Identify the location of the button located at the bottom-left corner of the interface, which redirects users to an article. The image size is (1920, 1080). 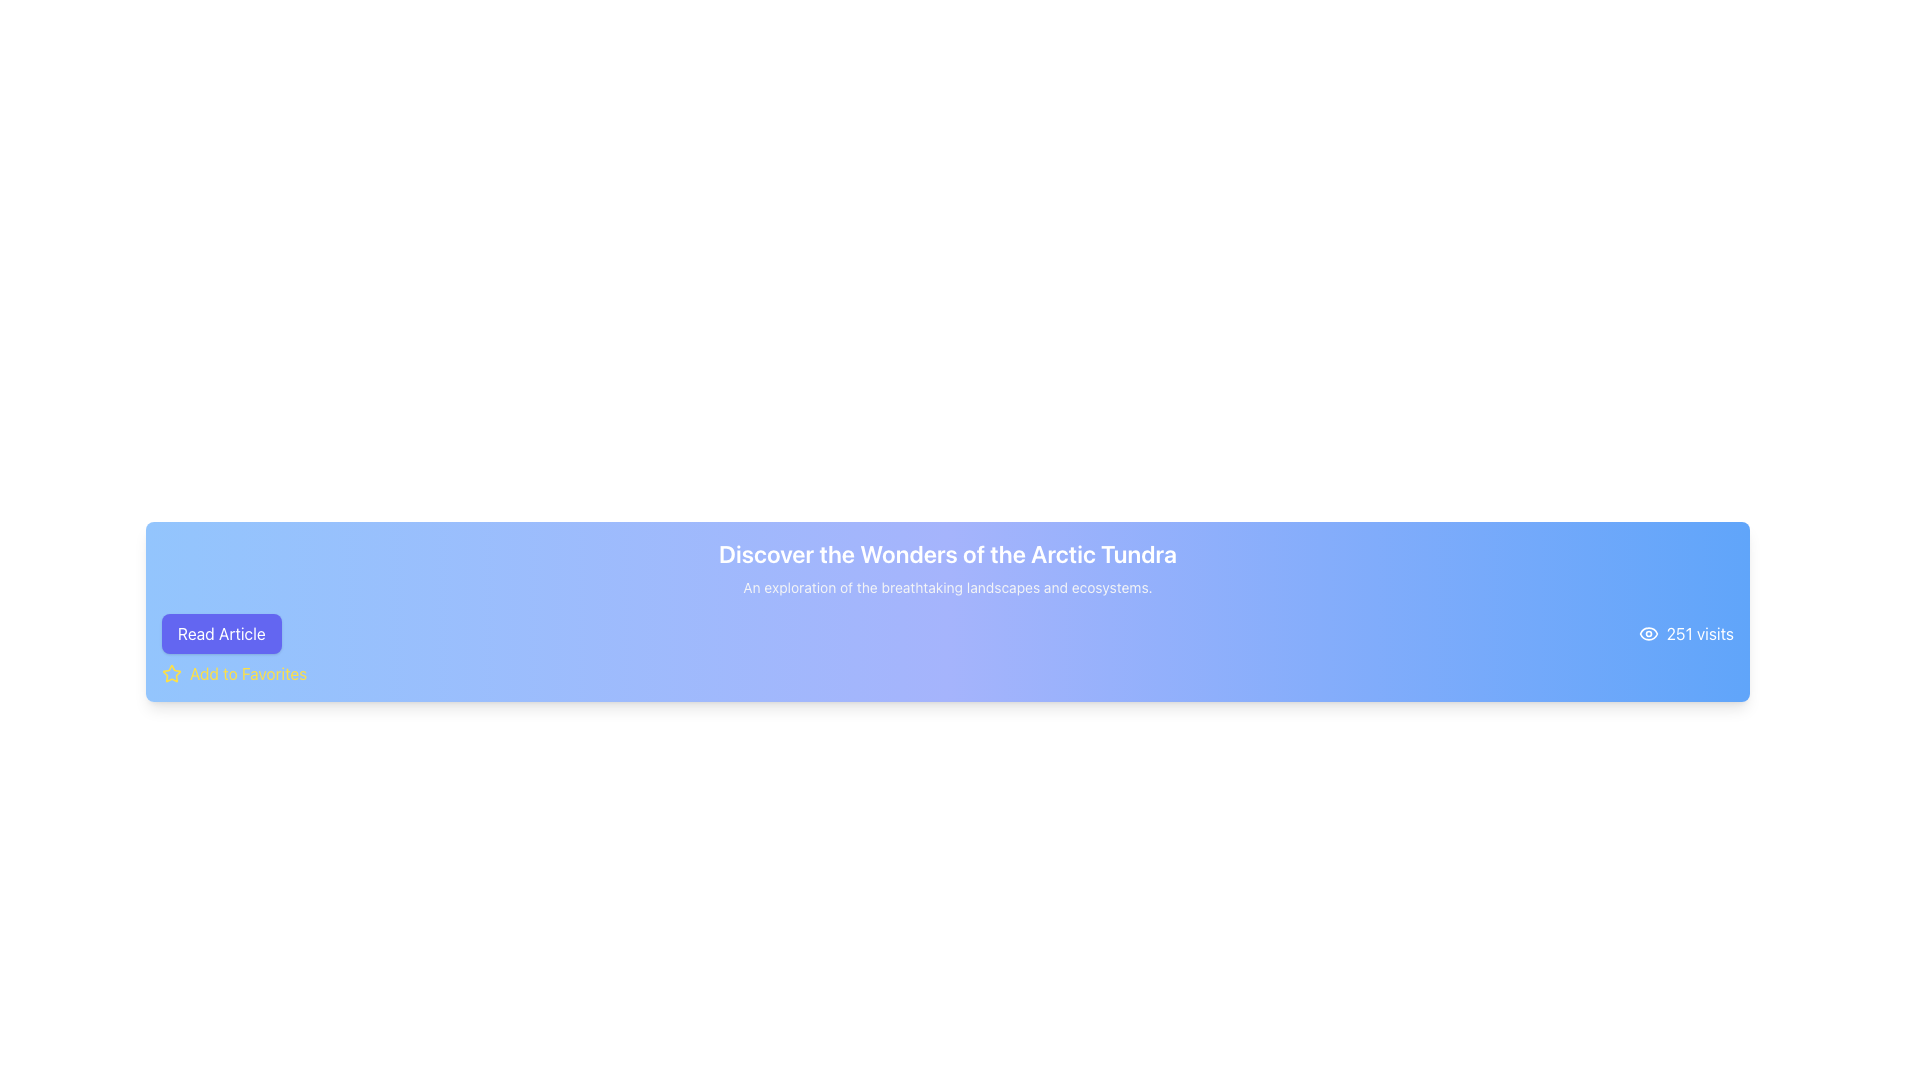
(221, 633).